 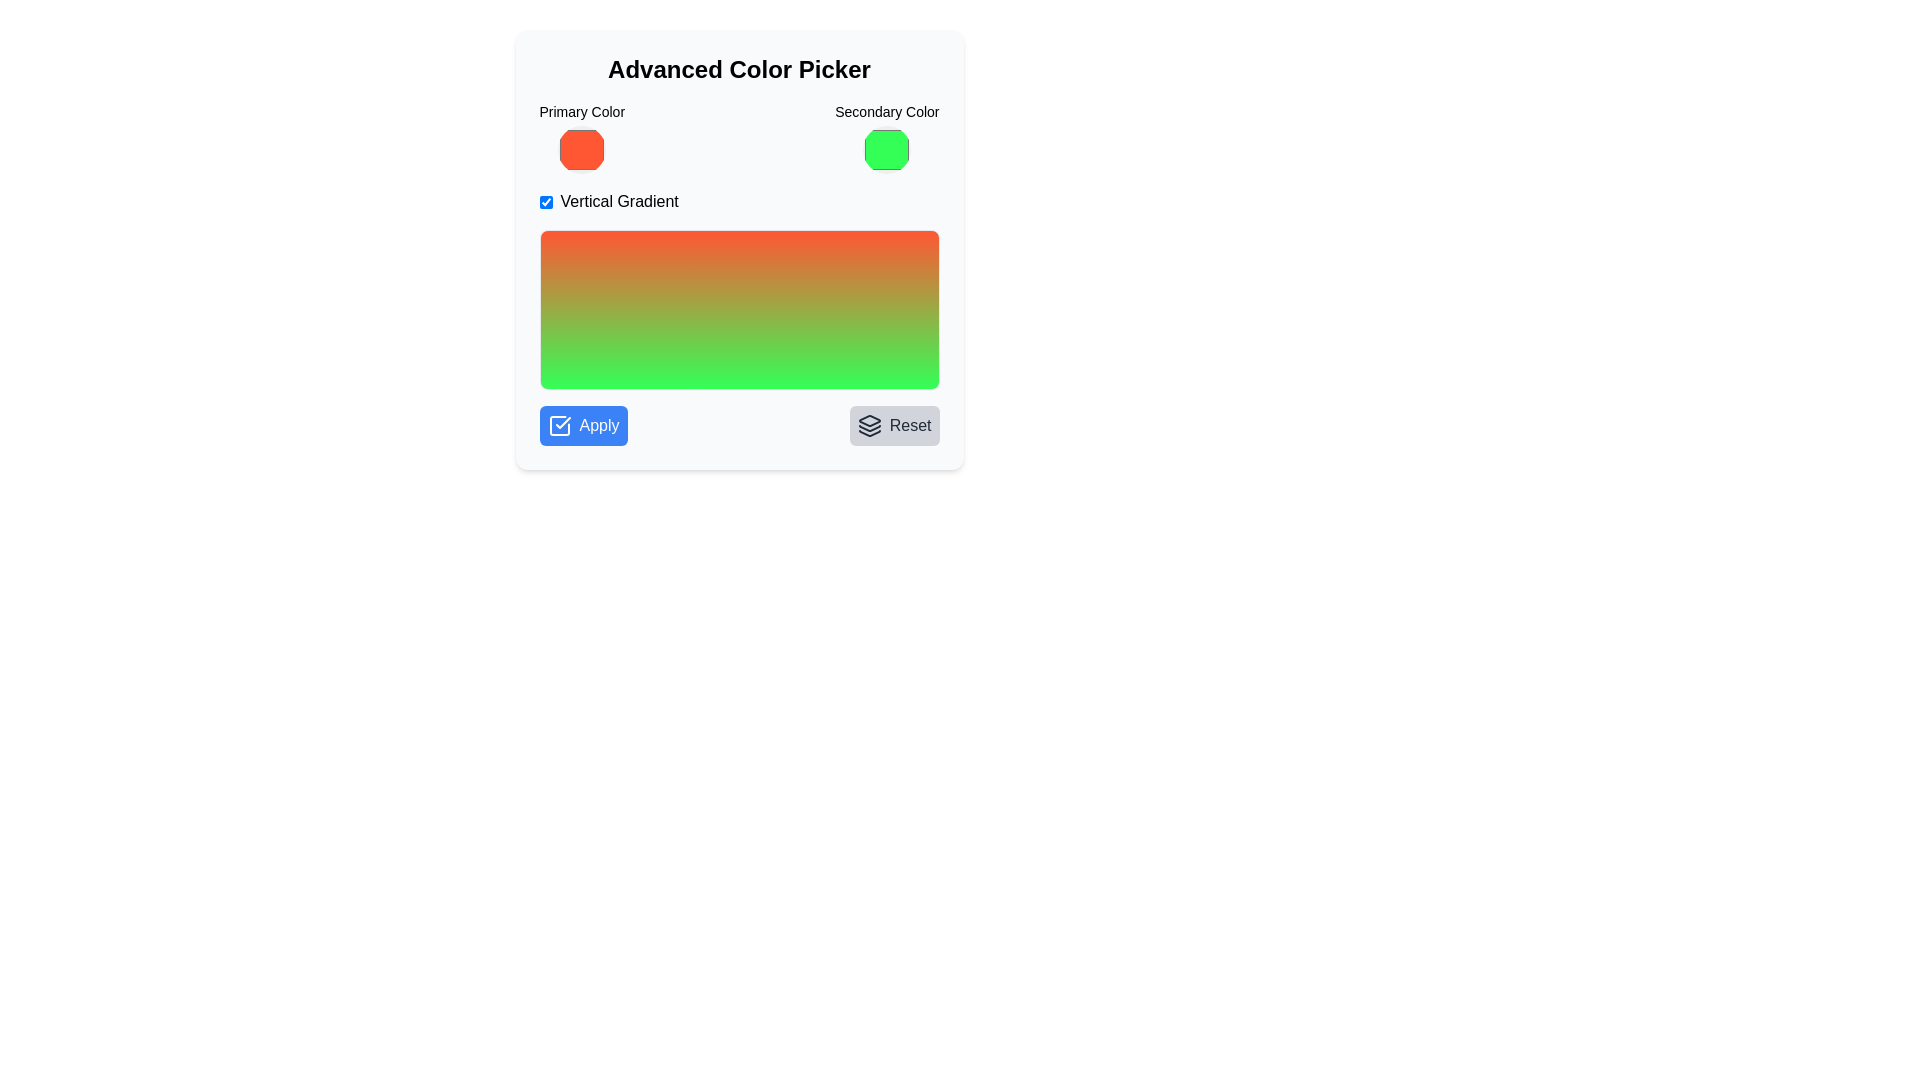 What do you see at coordinates (886, 111) in the screenshot?
I see `the 'Secondary Color' text label located at the top-right of the 'Advanced Color Picker' interface, which displays the text in a small-sized font with medium weight` at bounding box center [886, 111].